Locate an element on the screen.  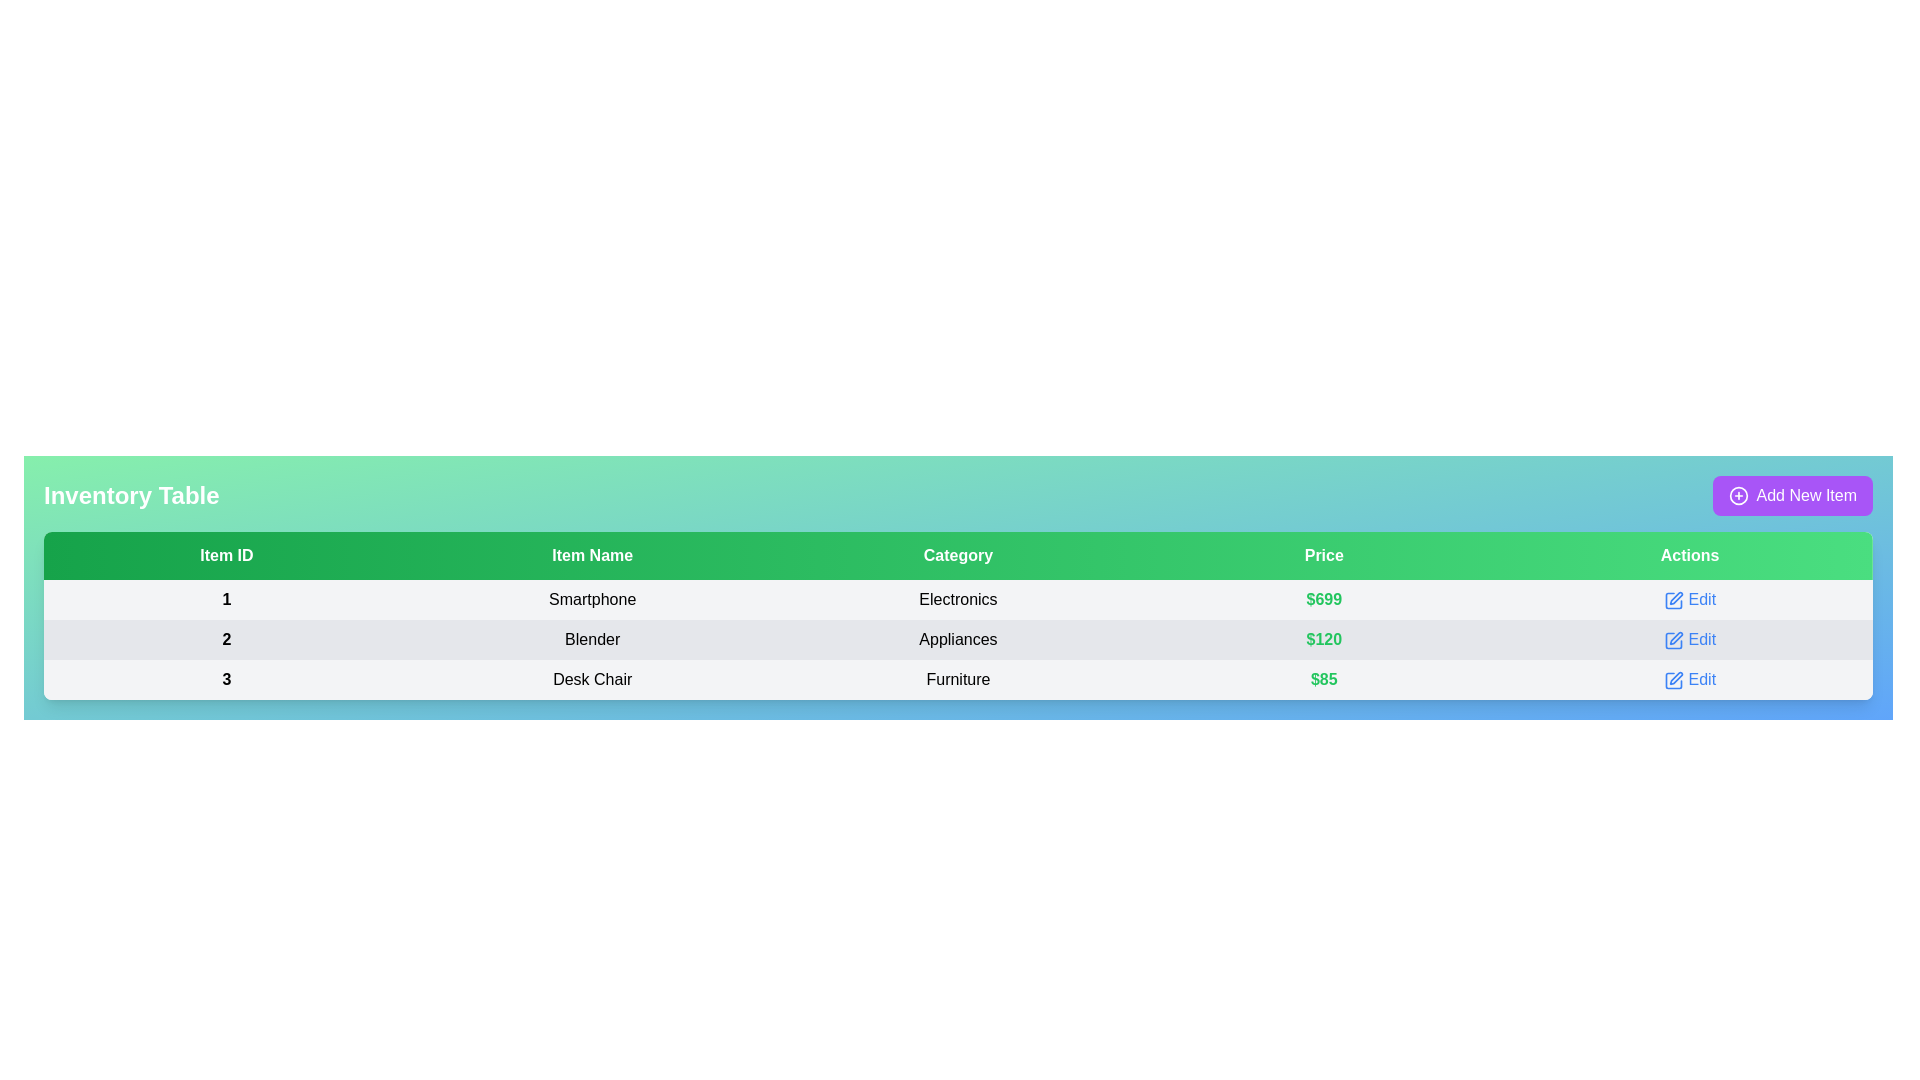
the third row in the 'Inventory Table' that displays details about the 'Desk Chair' is located at coordinates (957, 678).